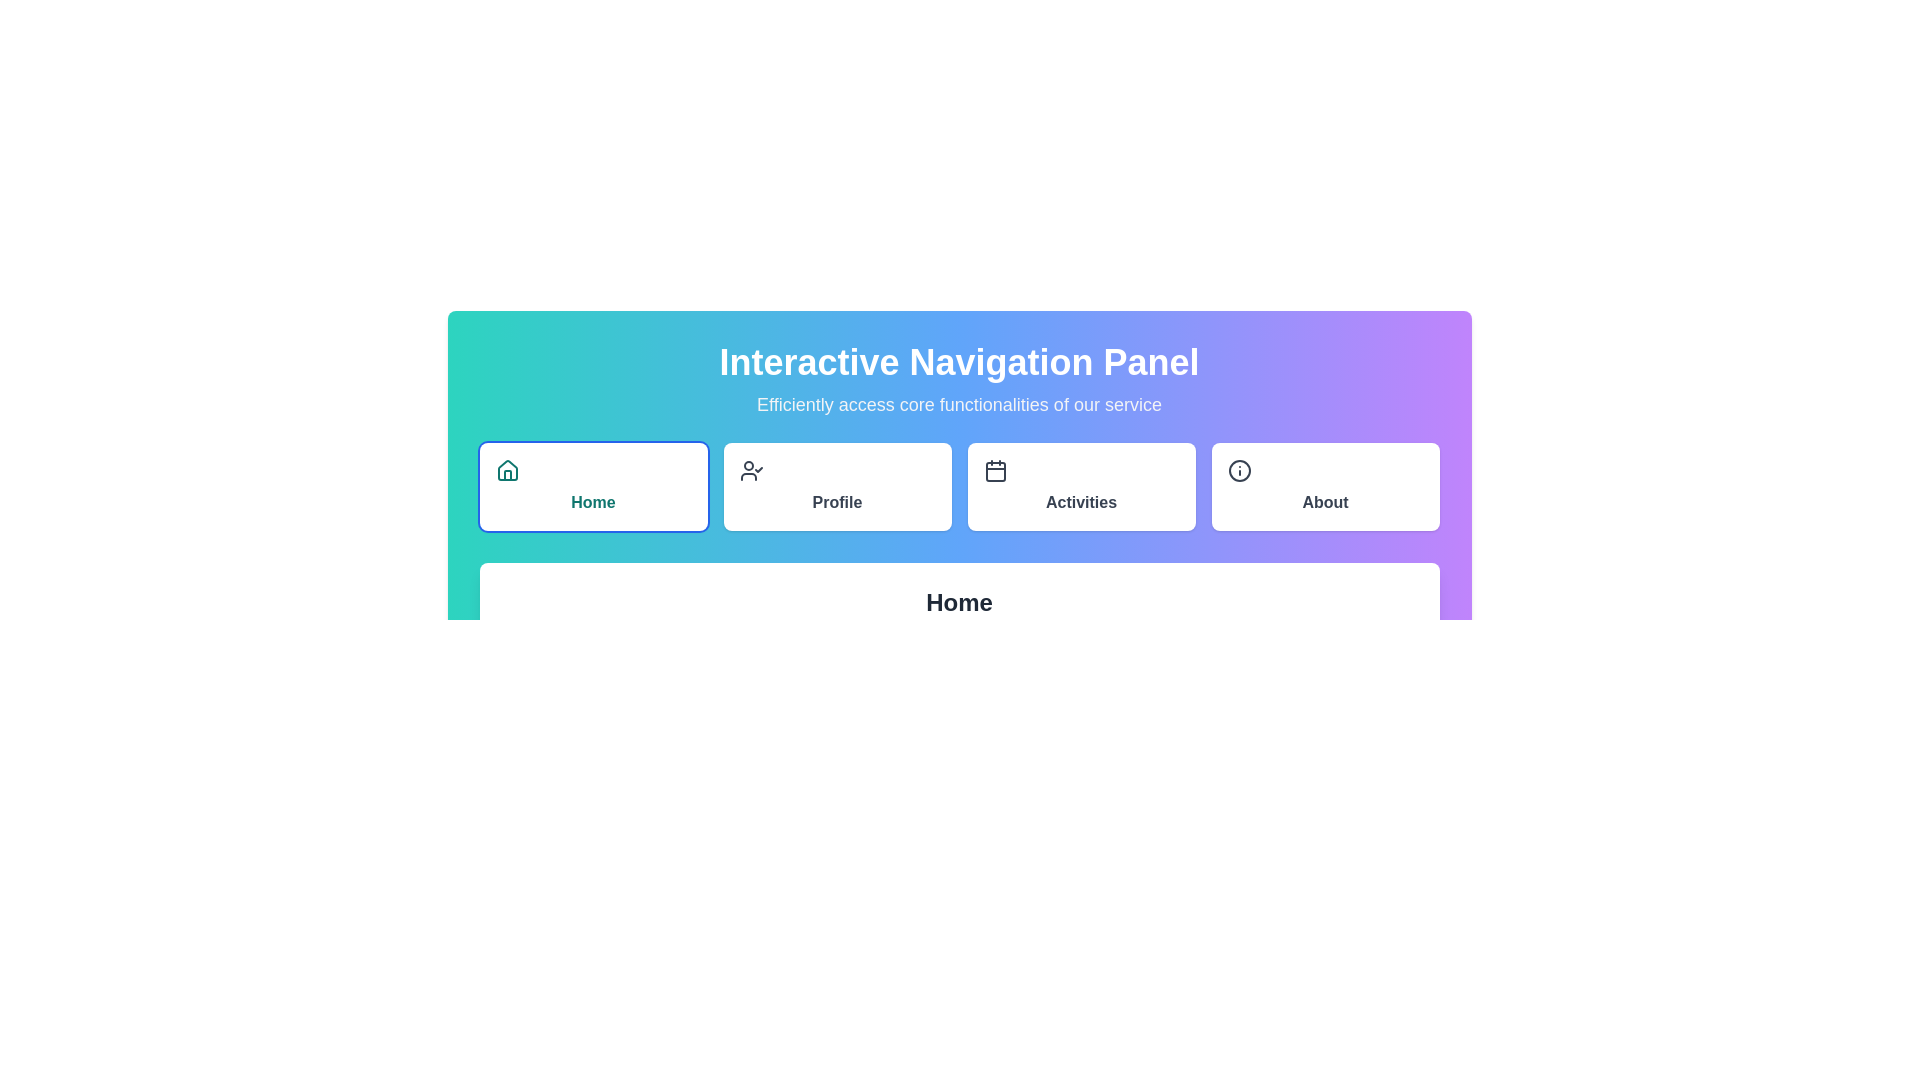 The height and width of the screenshot is (1080, 1920). Describe the element at coordinates (958, 601) in the screenshot. I see `the heading text element labeled 'Home', which is centrally aligned and positioned above the 'Welcome to your personalized dashboard.' text` at that location.